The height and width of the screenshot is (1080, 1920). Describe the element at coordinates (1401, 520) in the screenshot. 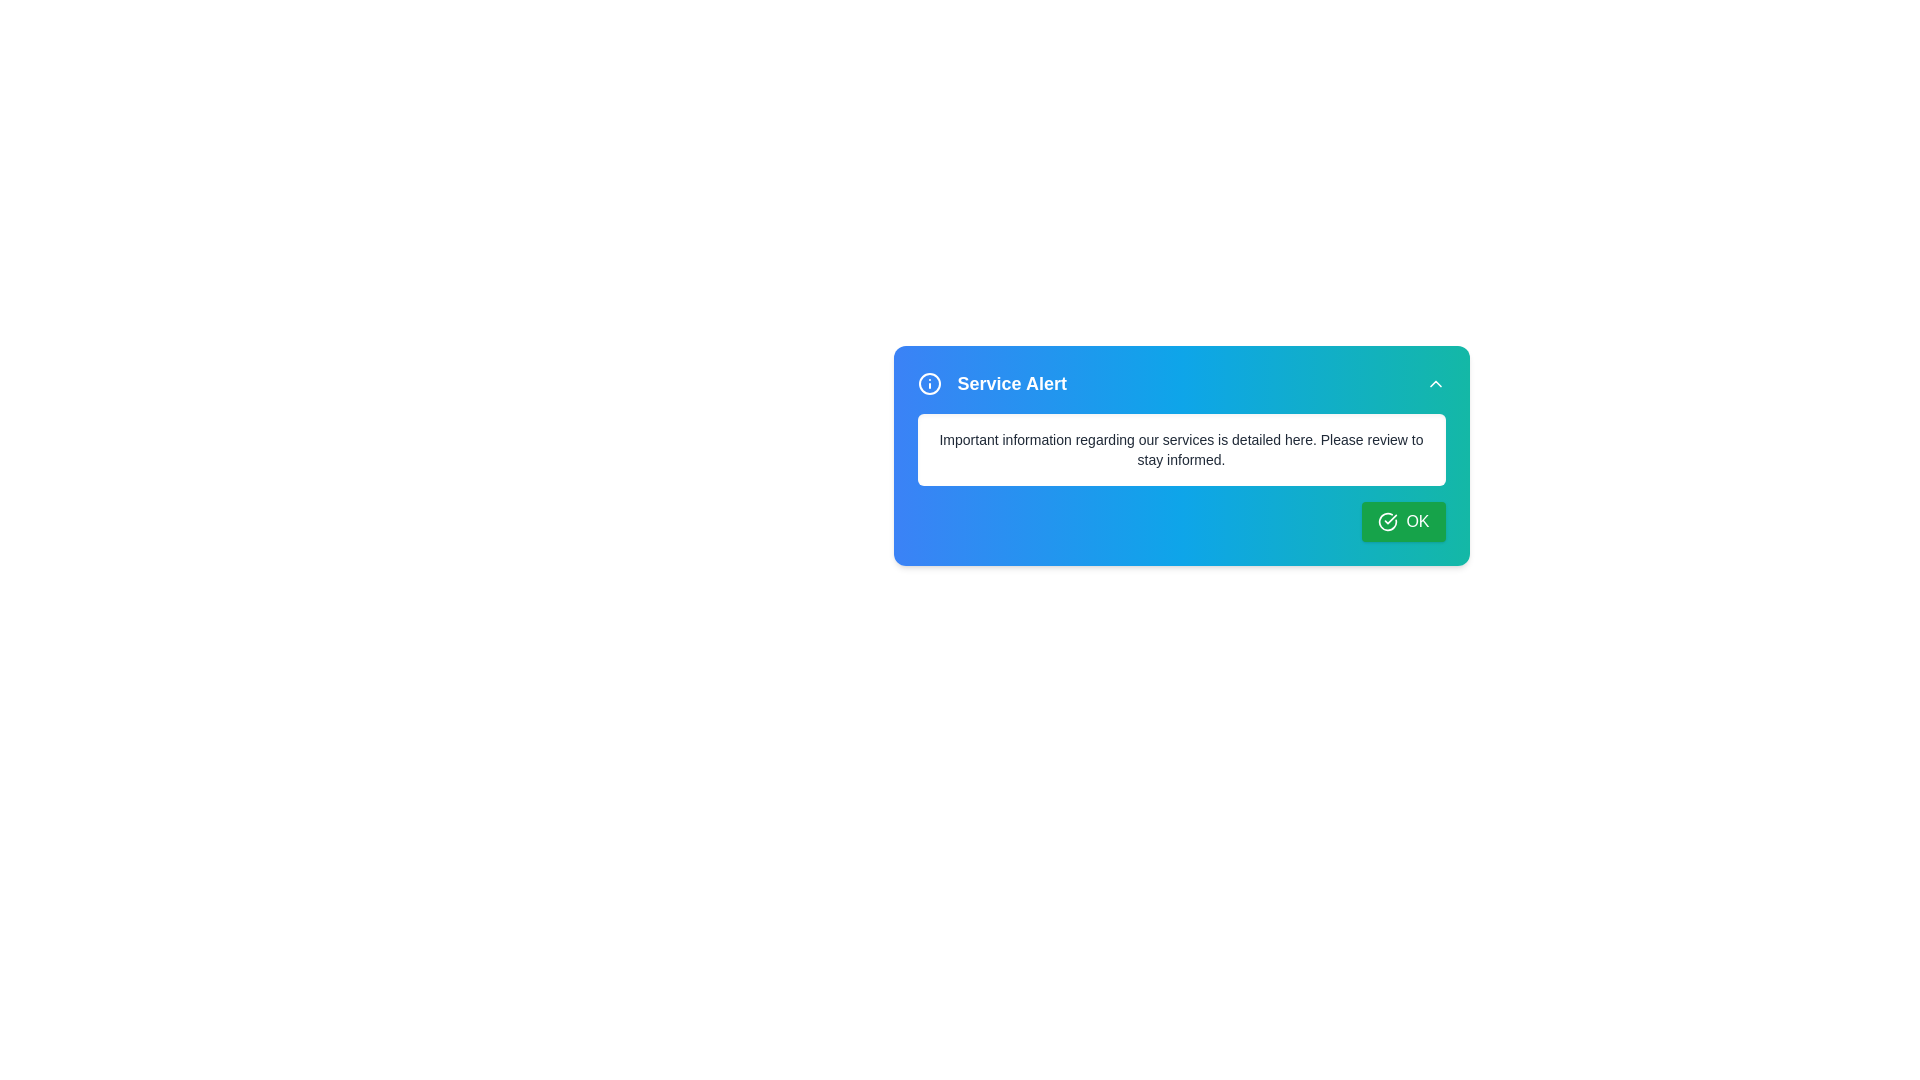

I see `the OK button to acknowledge the notification` at that location.